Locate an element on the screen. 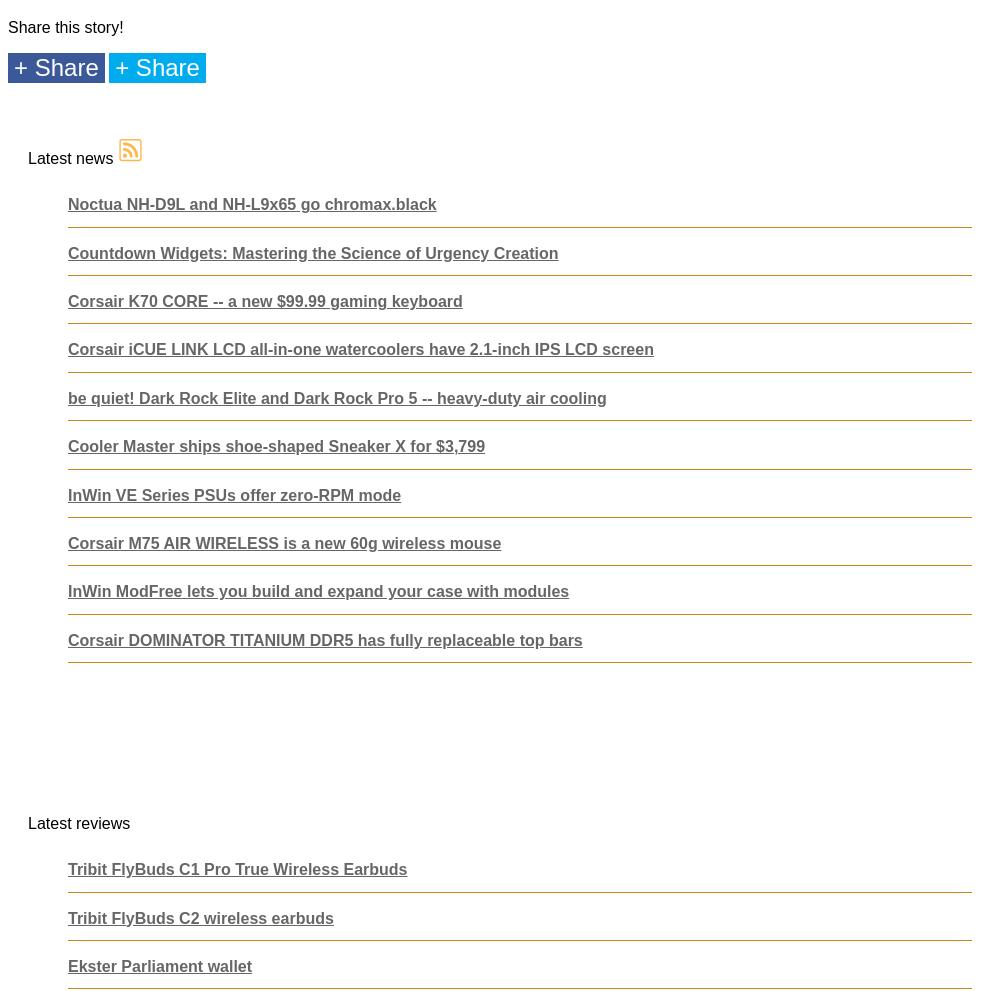  'Latest news' is located at coordinates (71, 158).